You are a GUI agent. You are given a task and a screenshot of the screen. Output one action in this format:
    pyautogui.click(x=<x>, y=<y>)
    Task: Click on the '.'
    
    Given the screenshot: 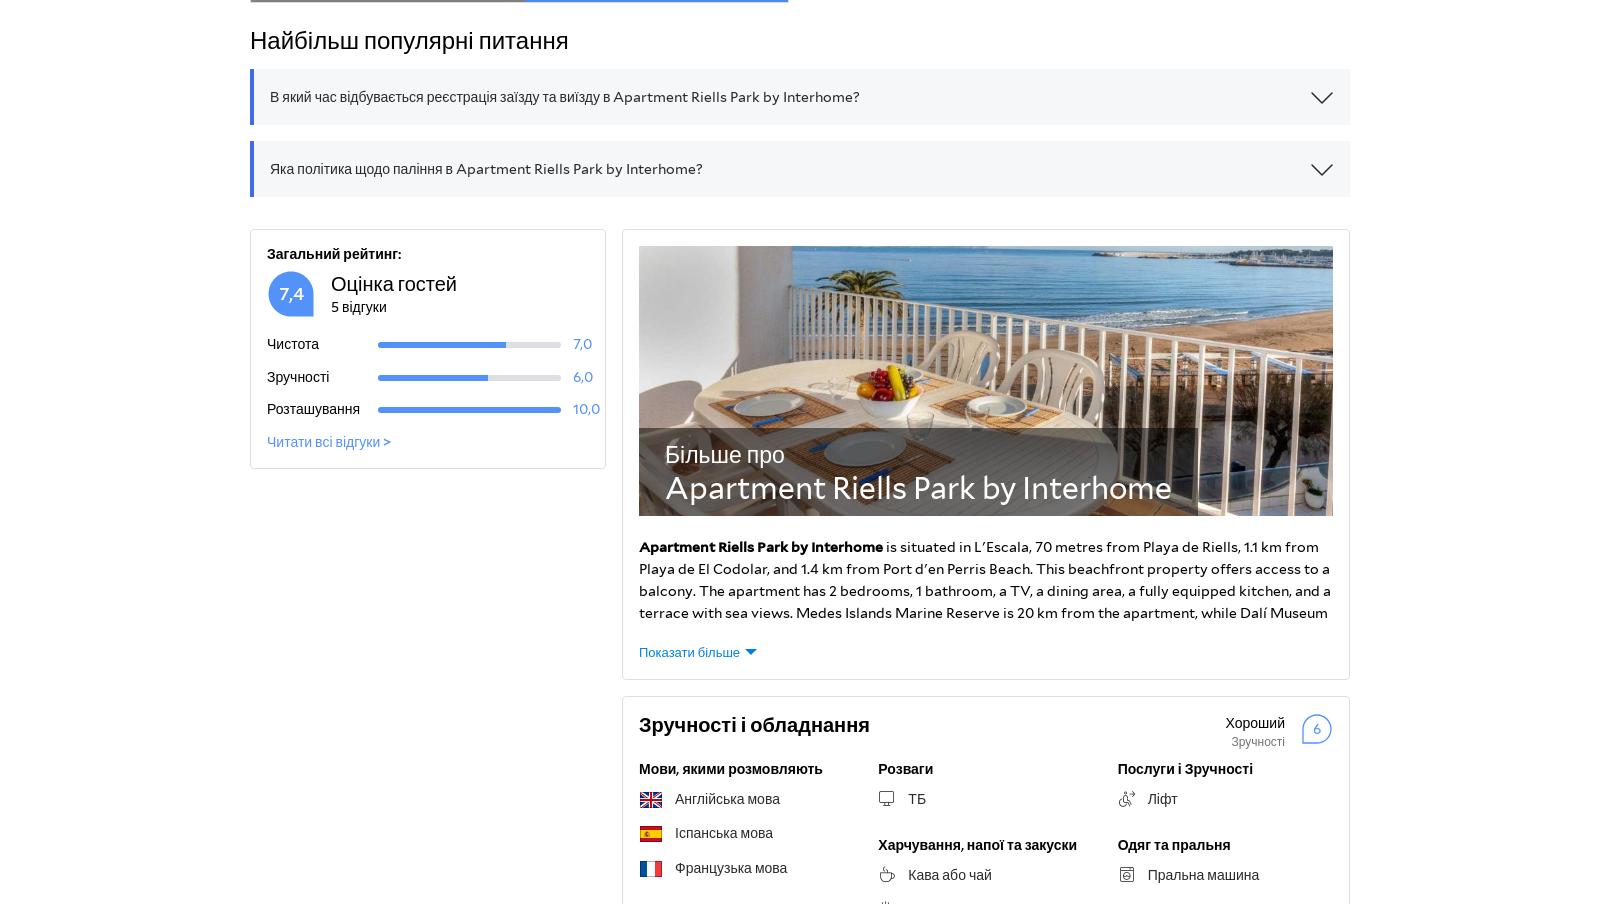 What is the action you would take?
    pyautogui.click(x=802, y=657)
    